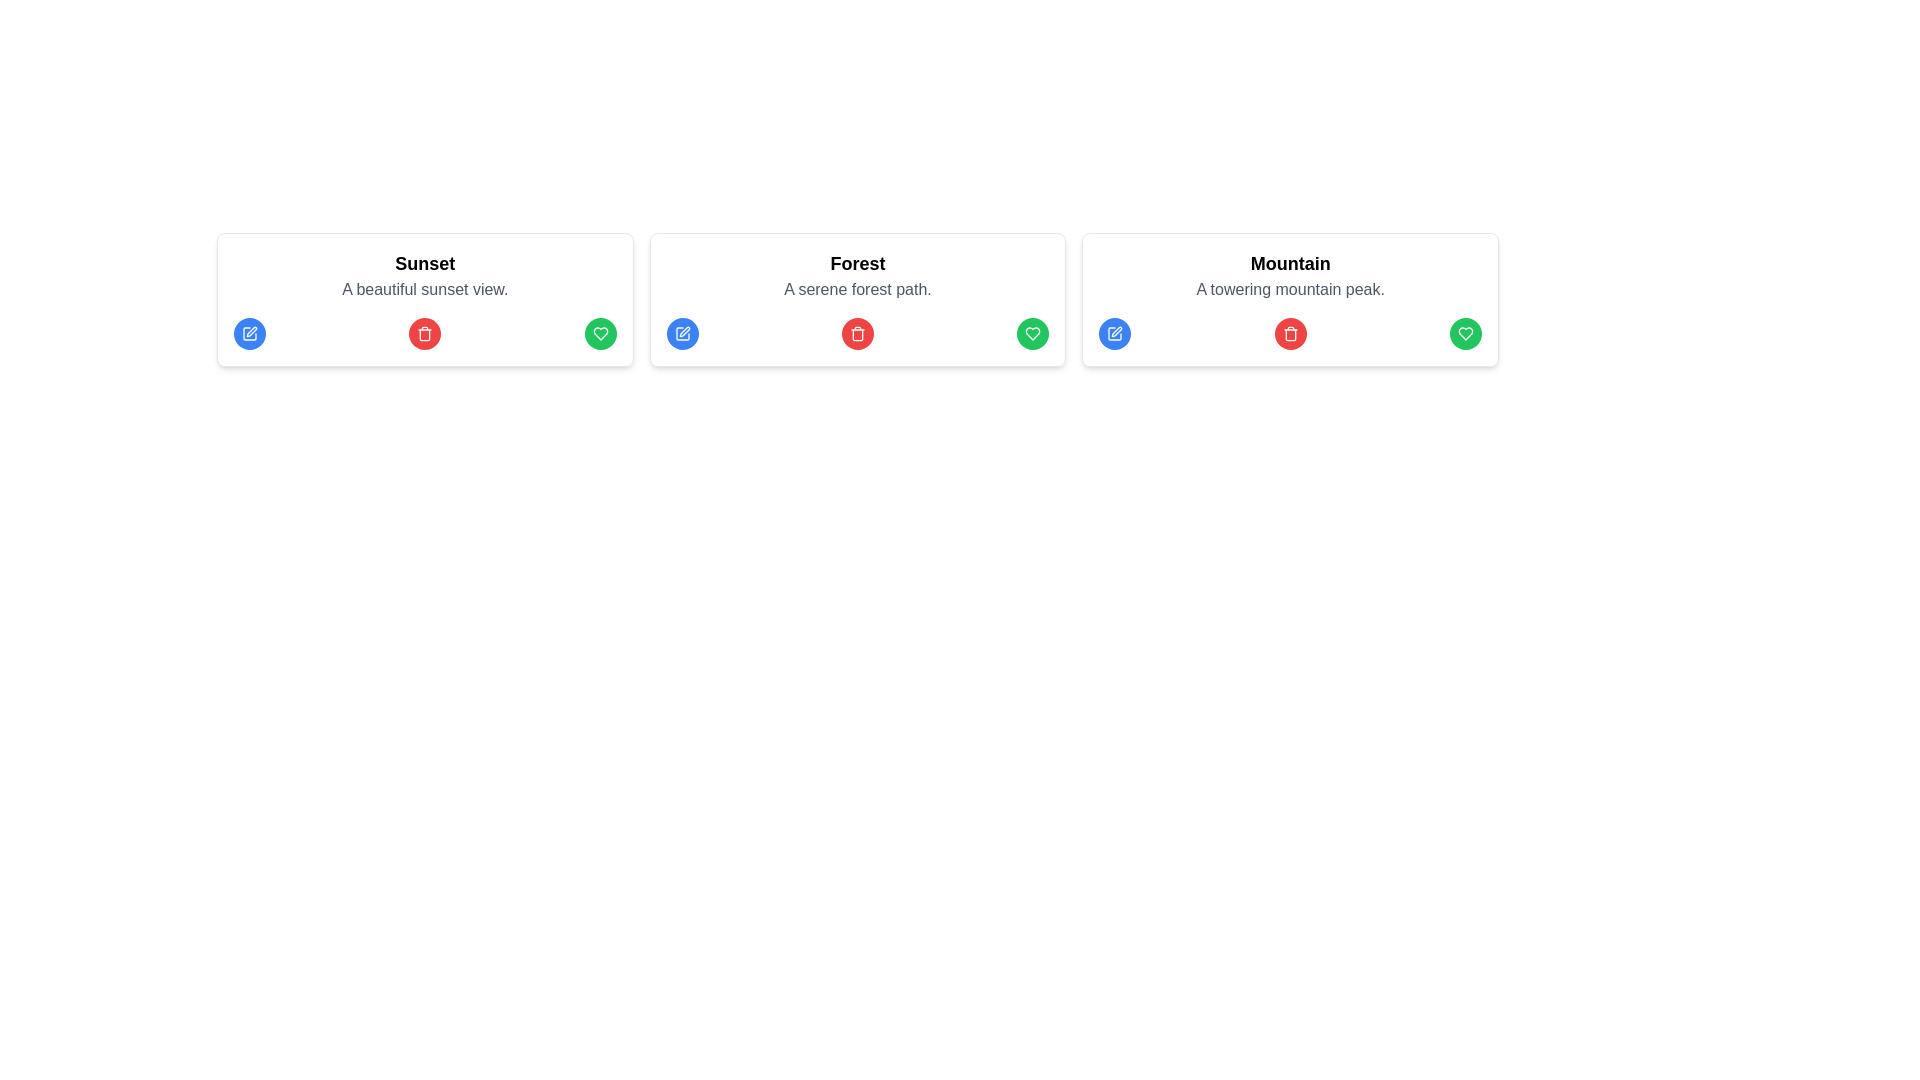 This screenshot has height=1080, width=1920. What do you see at coordinates (1290, 262) in the screenshot?
I see `the static text label displaying 'Mountain' at the top of the third card in a row of three cards` at bounding box center [1290, 262].